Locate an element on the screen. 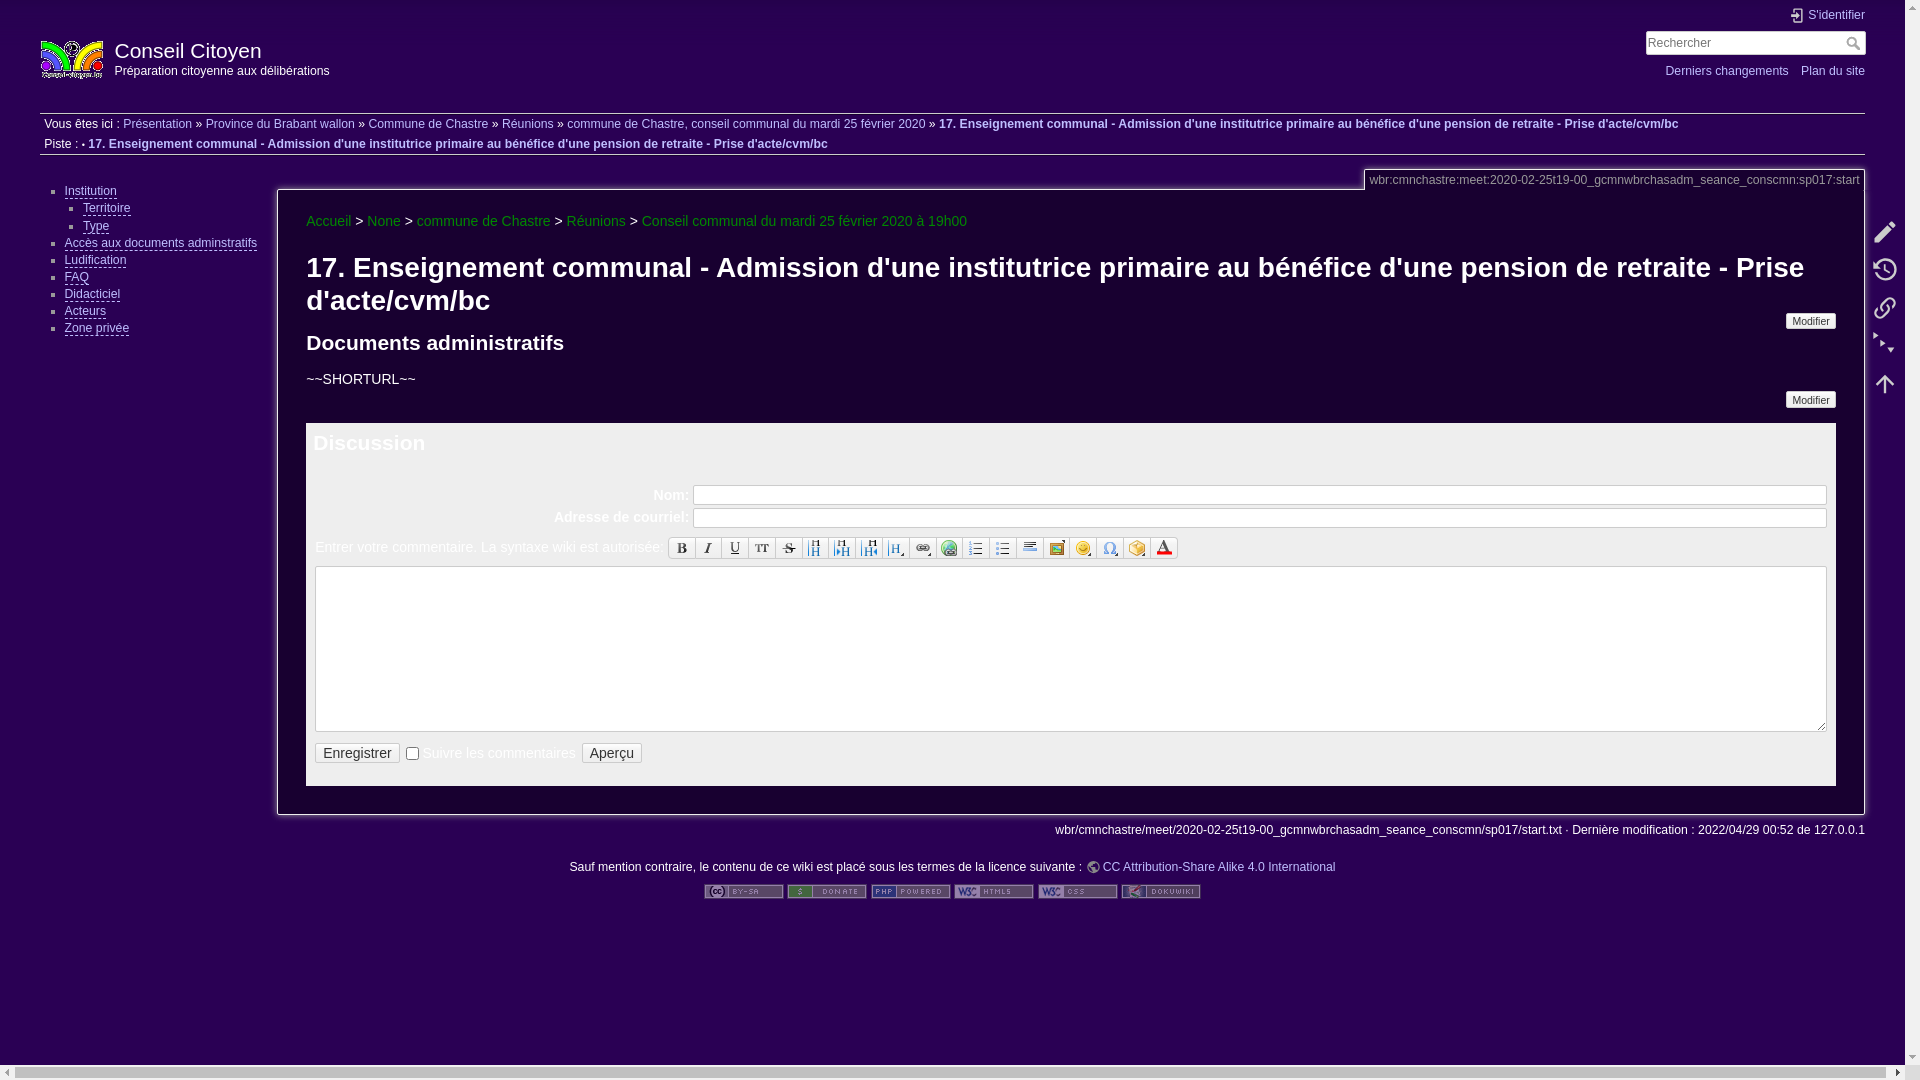  'Enregistrer [S]' is located at coordinates (314, 753).